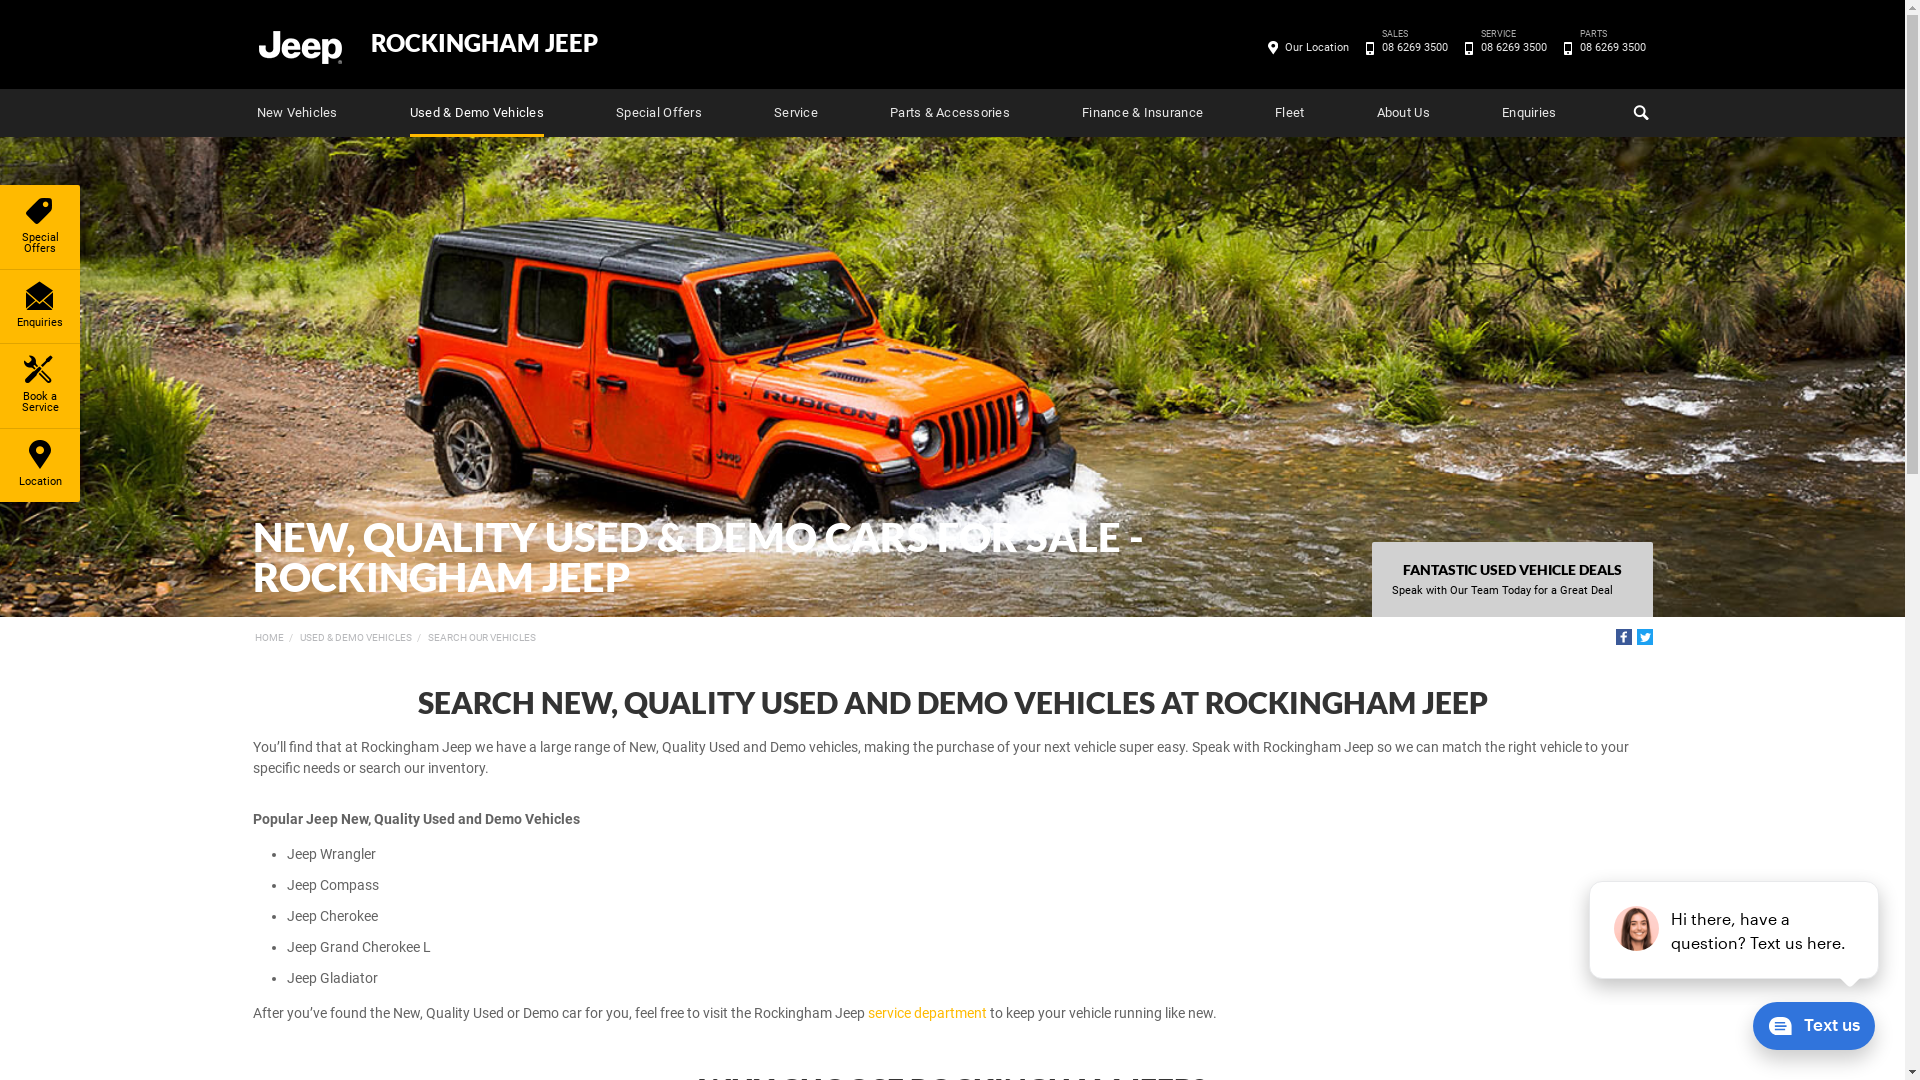 The height and width of the screenshot is (1080, 1920). Describe the element at coordinates (1402, 112) in the screenshot. I see `'About Us'` at that location.